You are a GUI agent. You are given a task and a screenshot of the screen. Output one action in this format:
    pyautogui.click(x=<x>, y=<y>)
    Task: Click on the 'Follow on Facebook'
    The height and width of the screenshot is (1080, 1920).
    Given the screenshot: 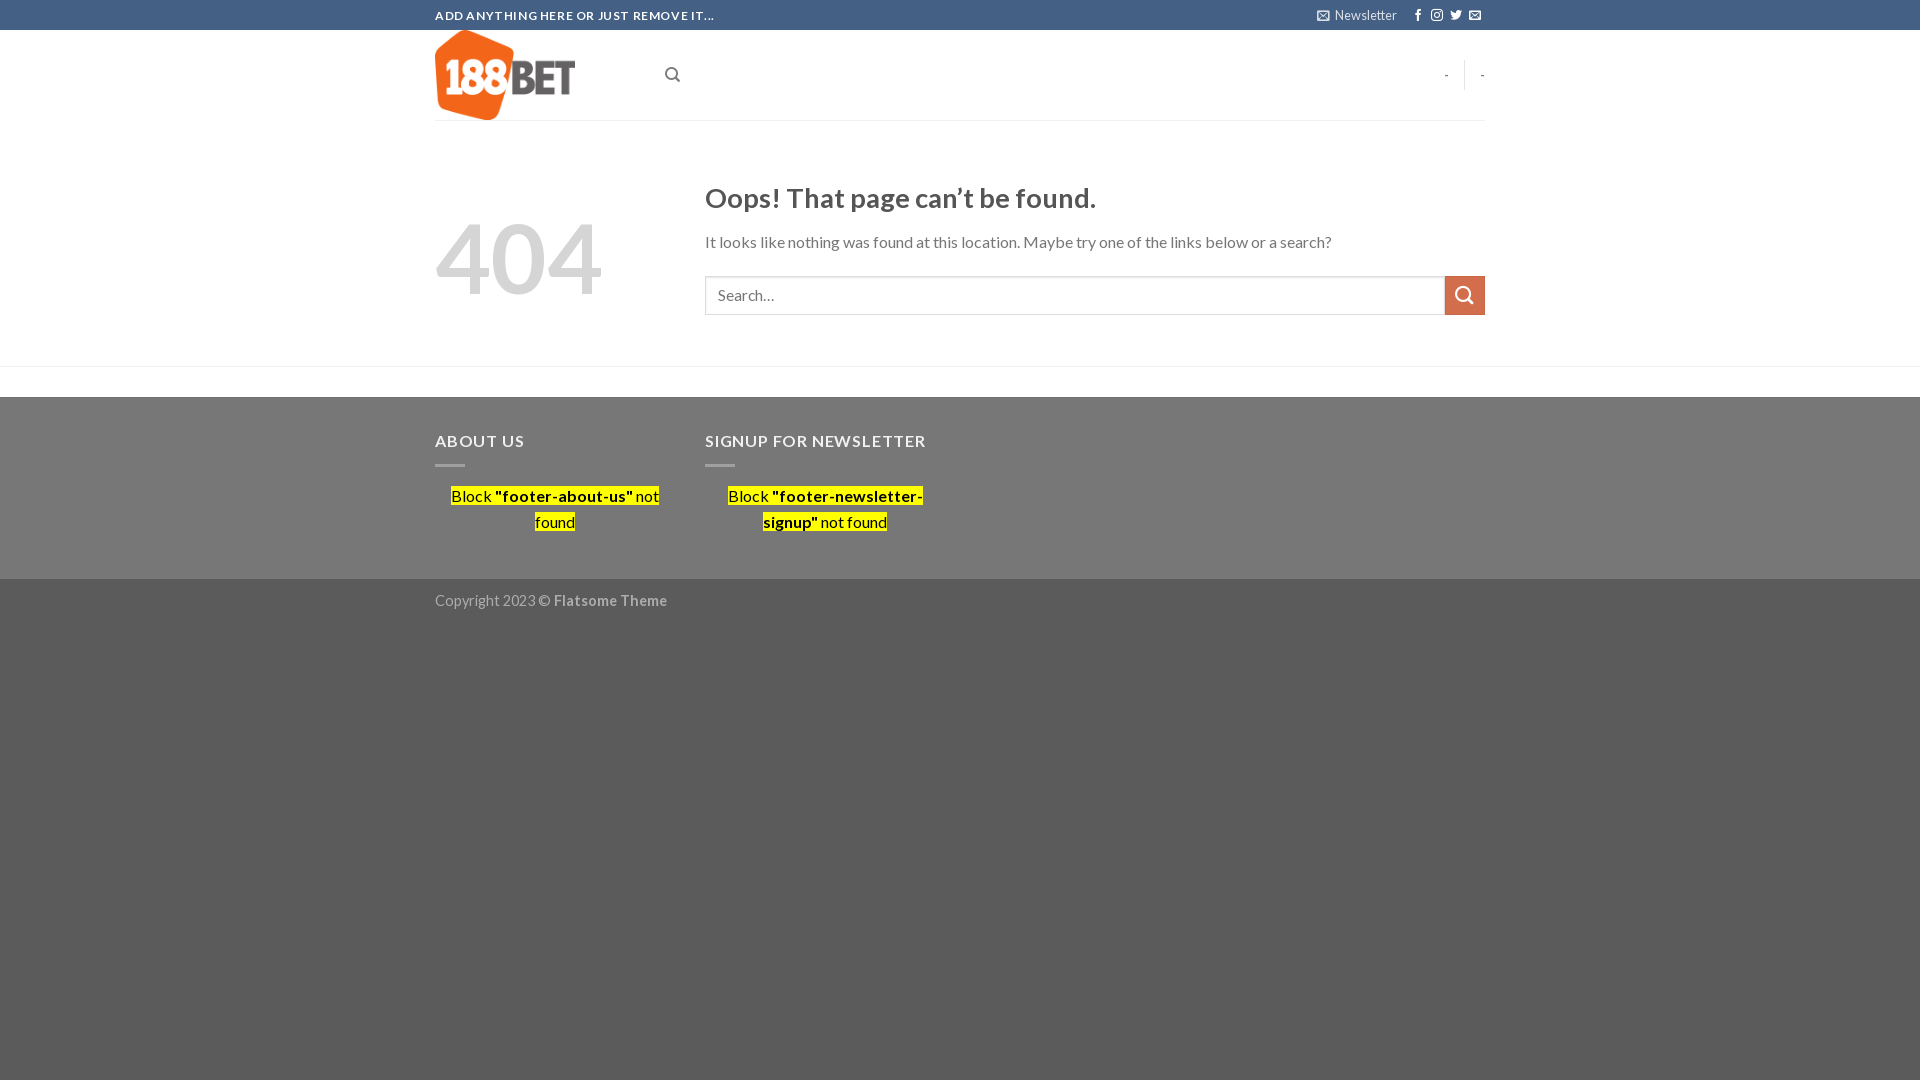 What is the action you would take?
    pyautogui.click(x=1416, y=15)
    